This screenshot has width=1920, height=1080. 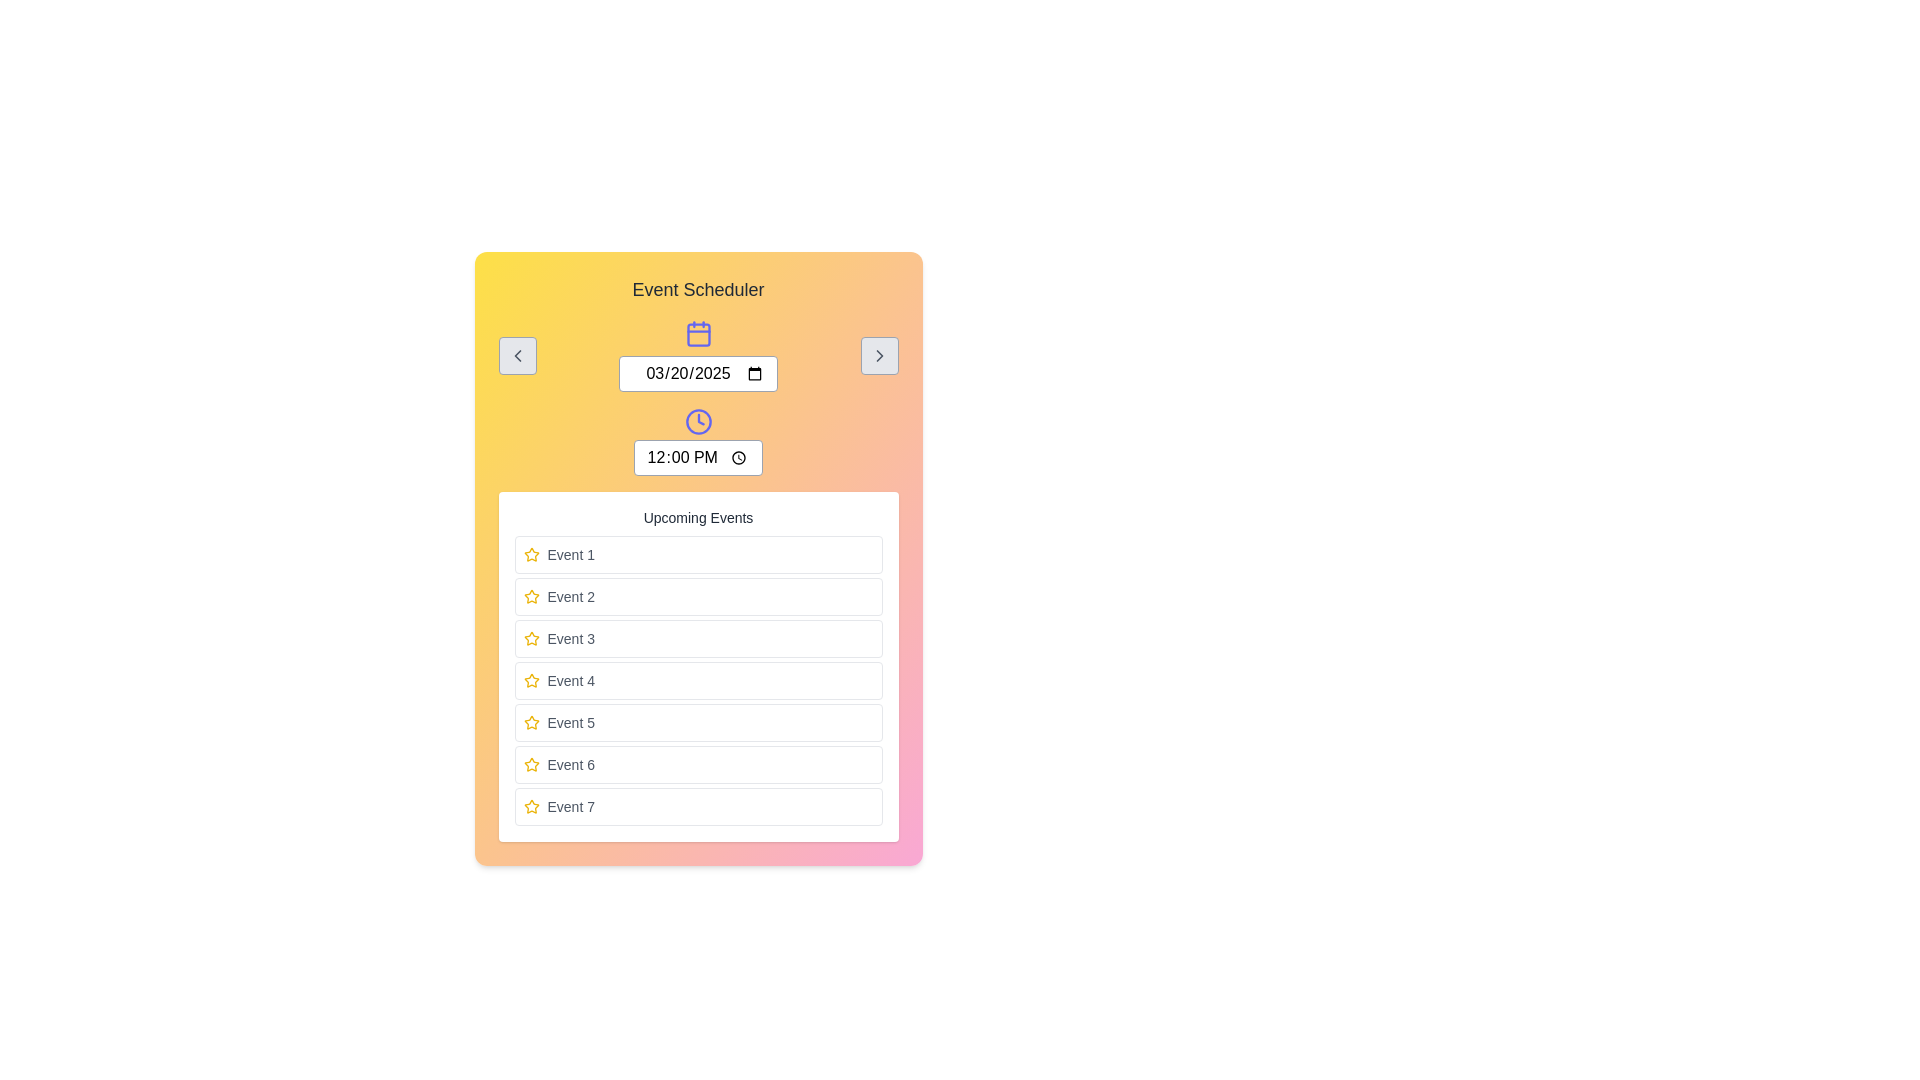 I want to click on the navigation icon located within the square button at the top-right corner of the event scheduler interface, so click(x=879, y=354).